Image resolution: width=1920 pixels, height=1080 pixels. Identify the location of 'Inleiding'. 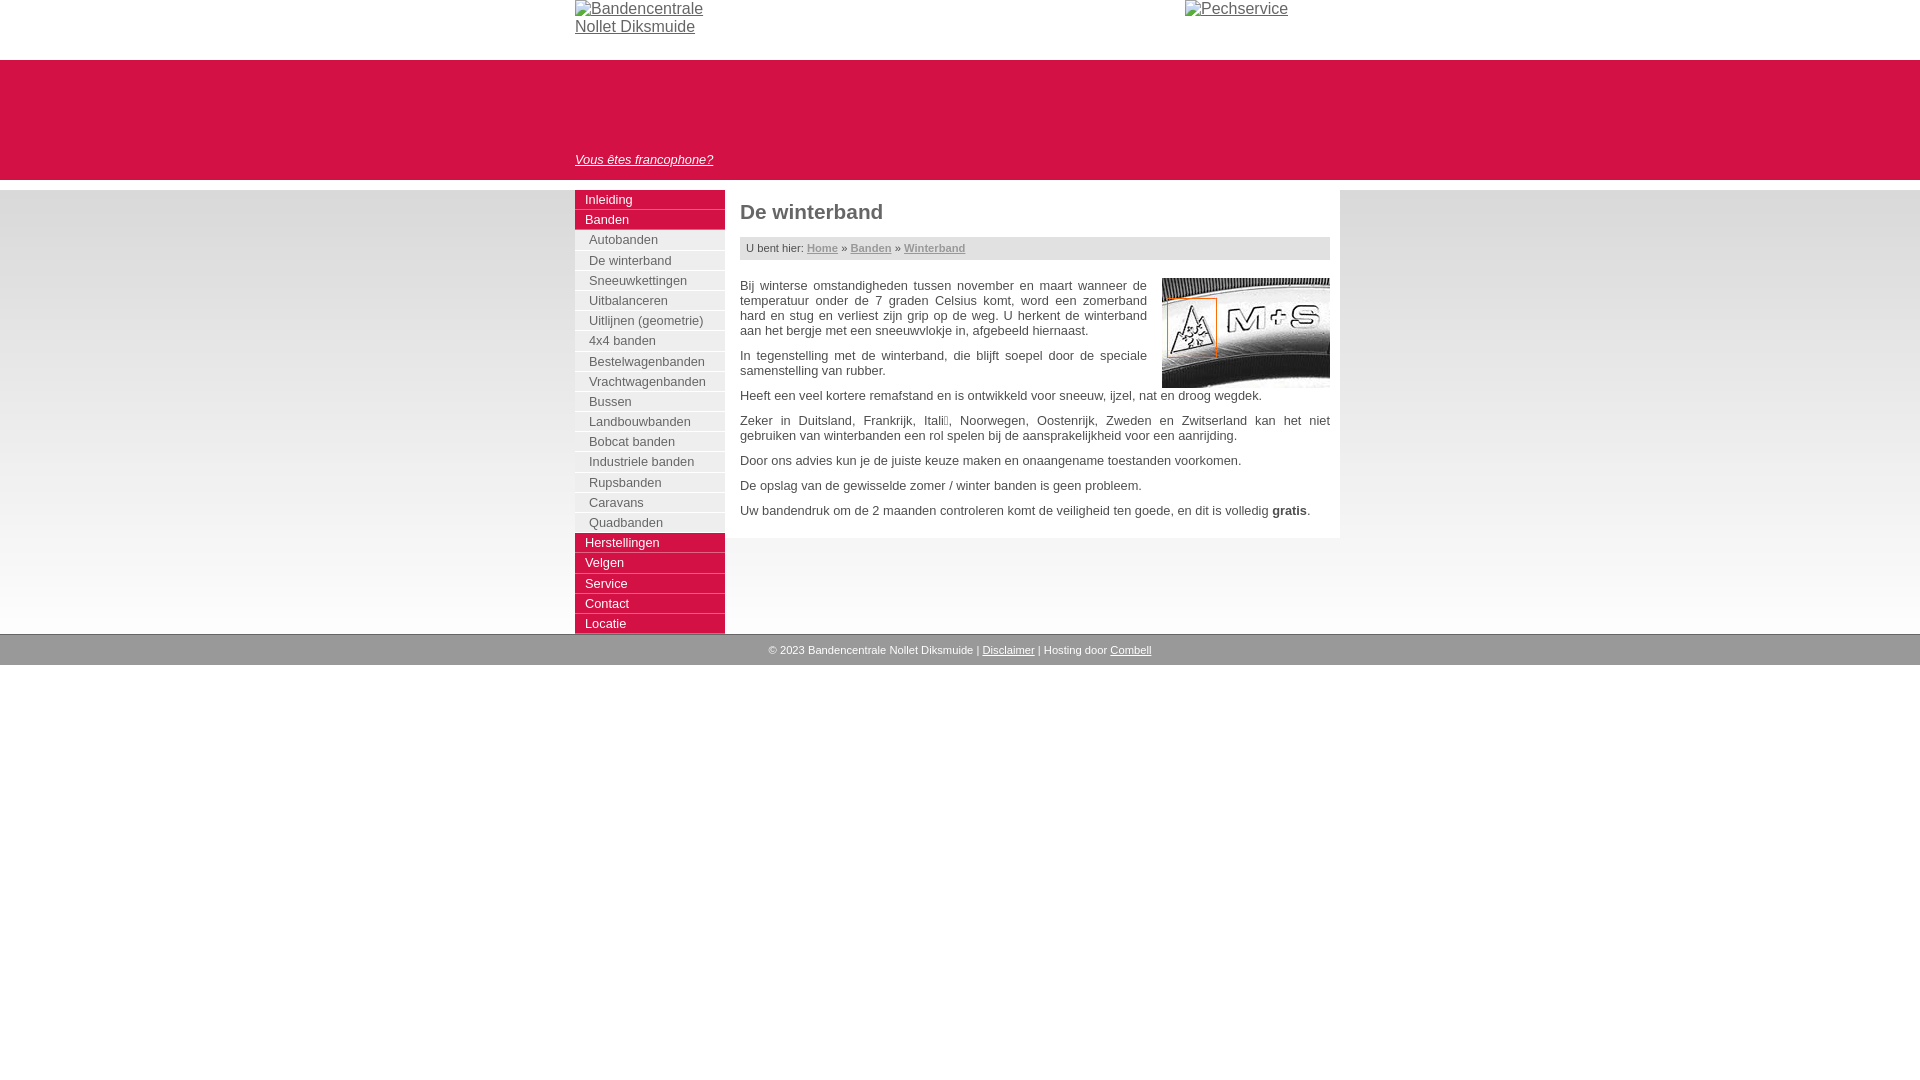
(574, 200).